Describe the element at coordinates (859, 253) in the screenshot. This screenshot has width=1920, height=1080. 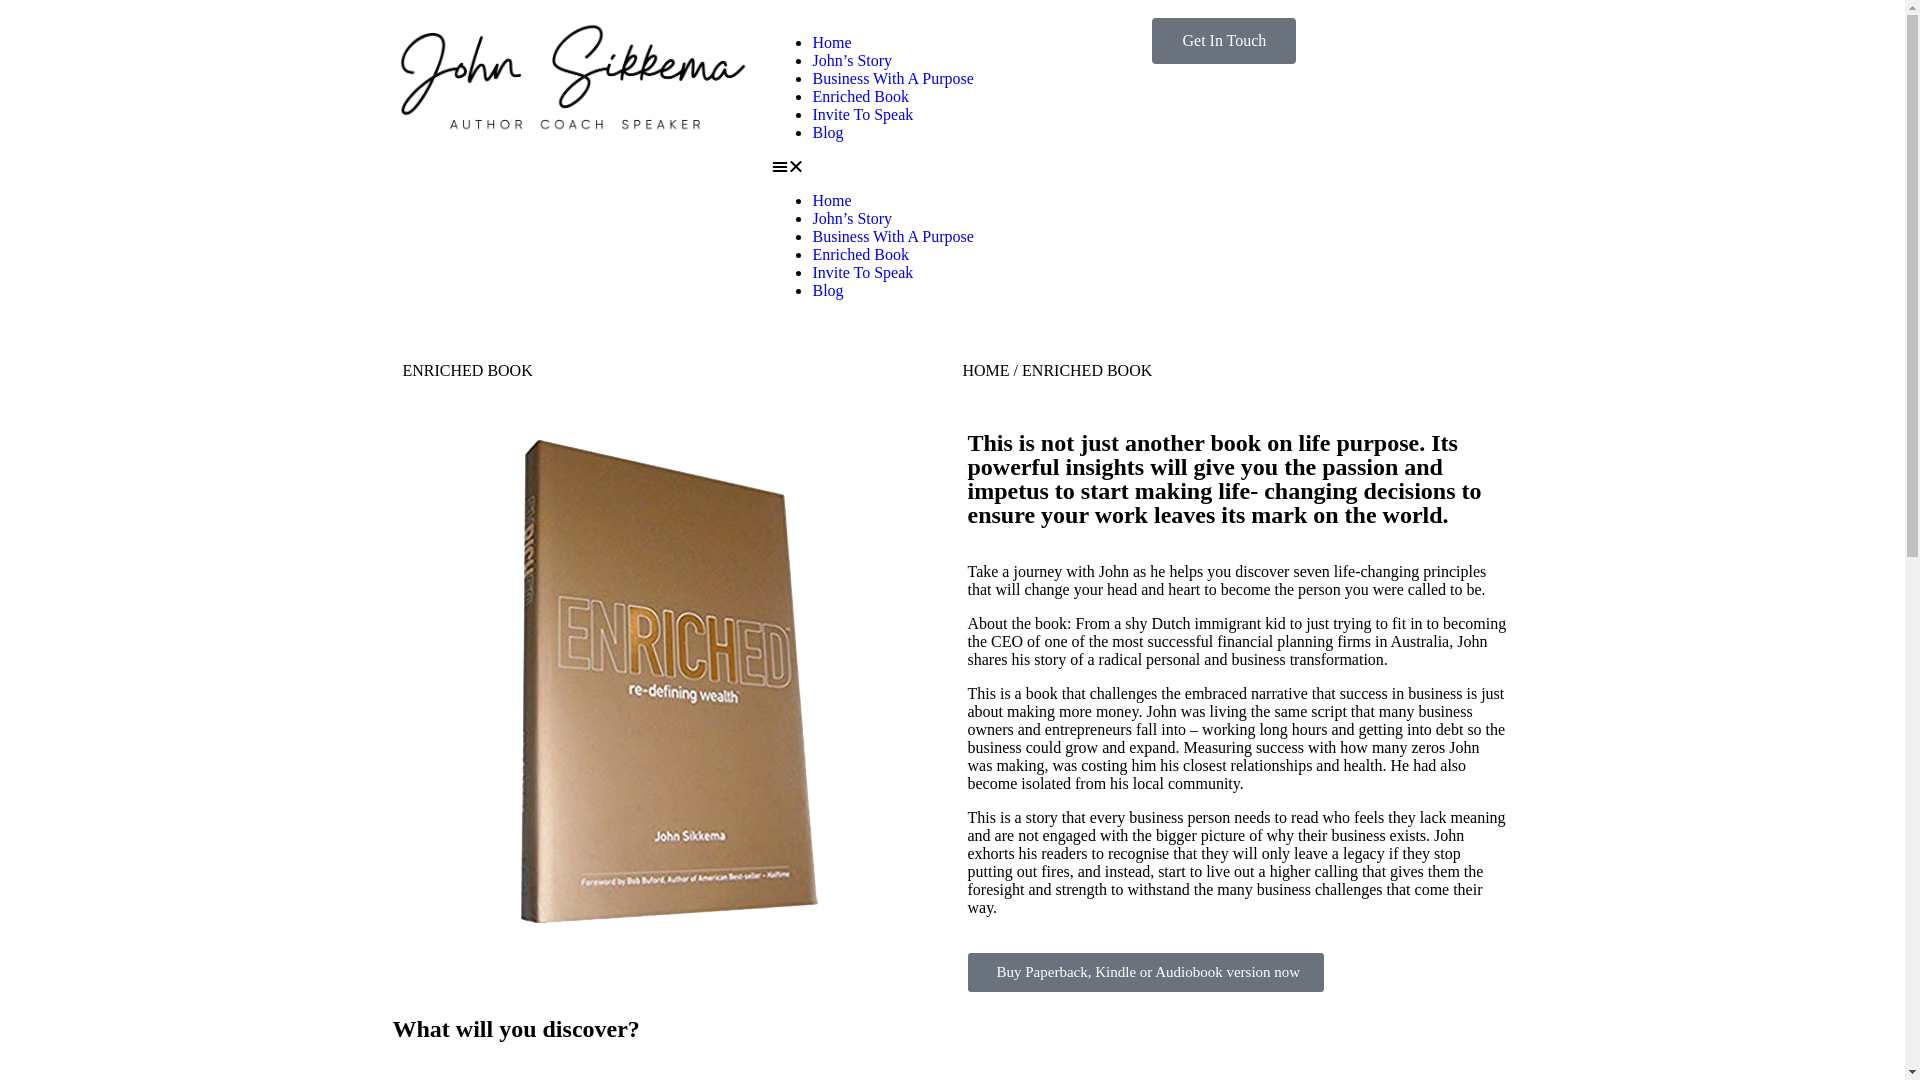
I see `'Enriched Book'` at that location.